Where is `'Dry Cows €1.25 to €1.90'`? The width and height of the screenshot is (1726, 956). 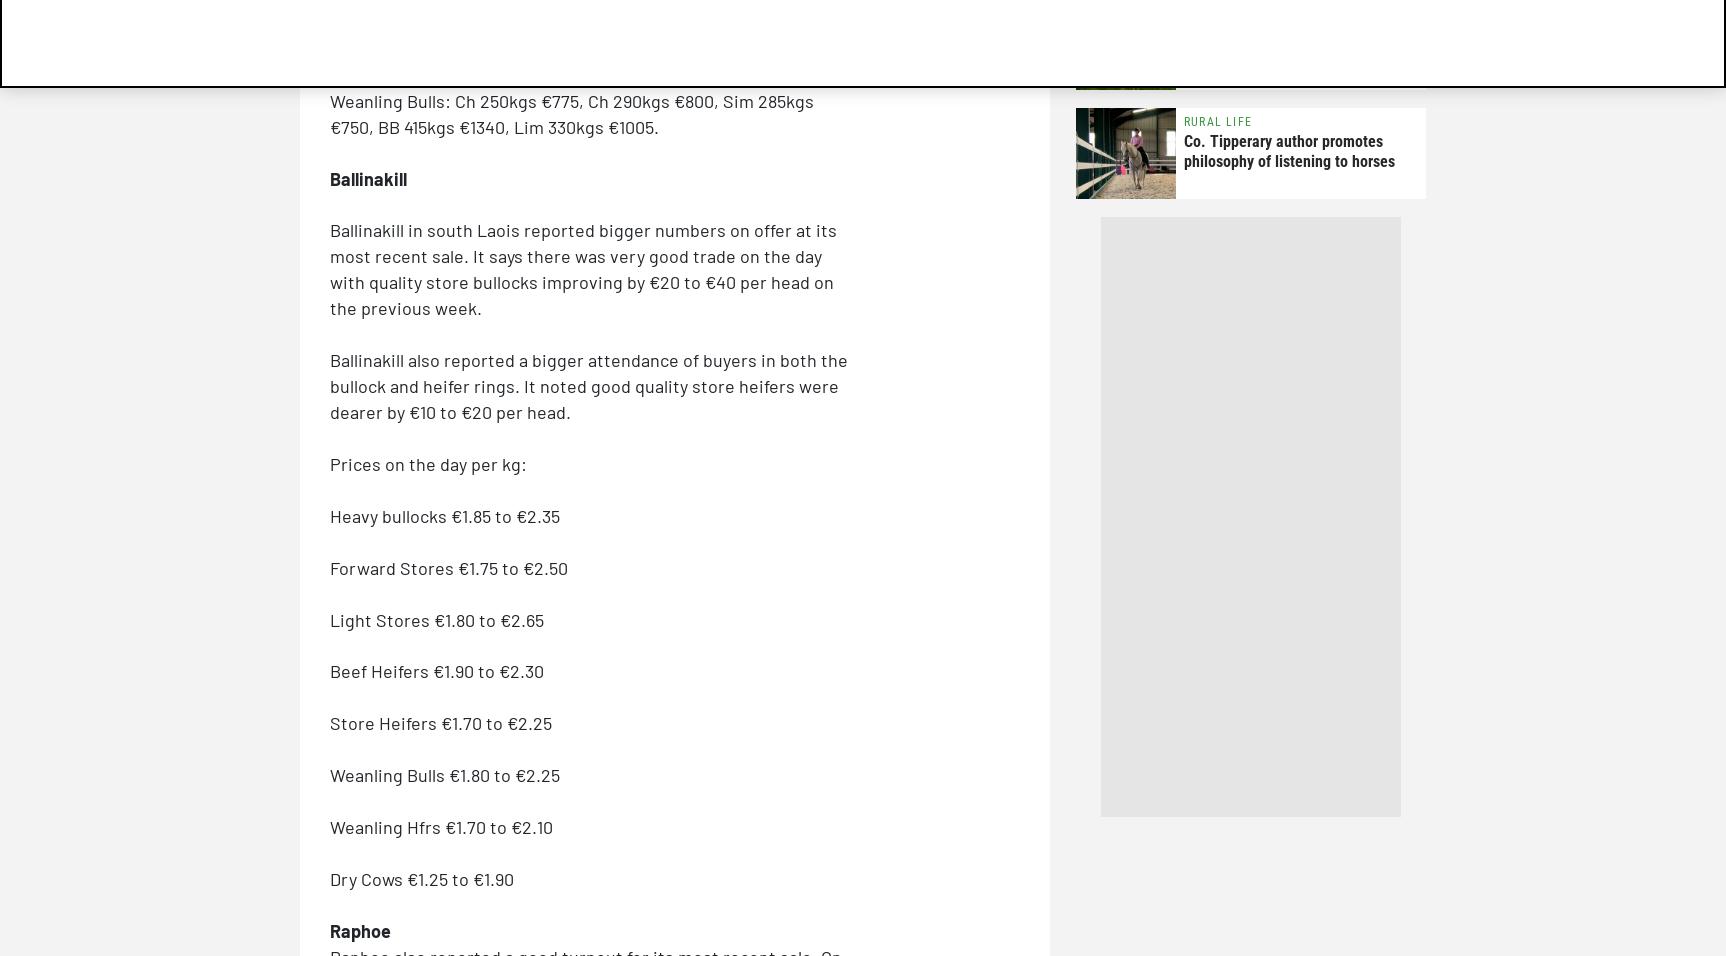 'Dry Cows €1.25 to €1.90' is located at coordinates (422, 879).